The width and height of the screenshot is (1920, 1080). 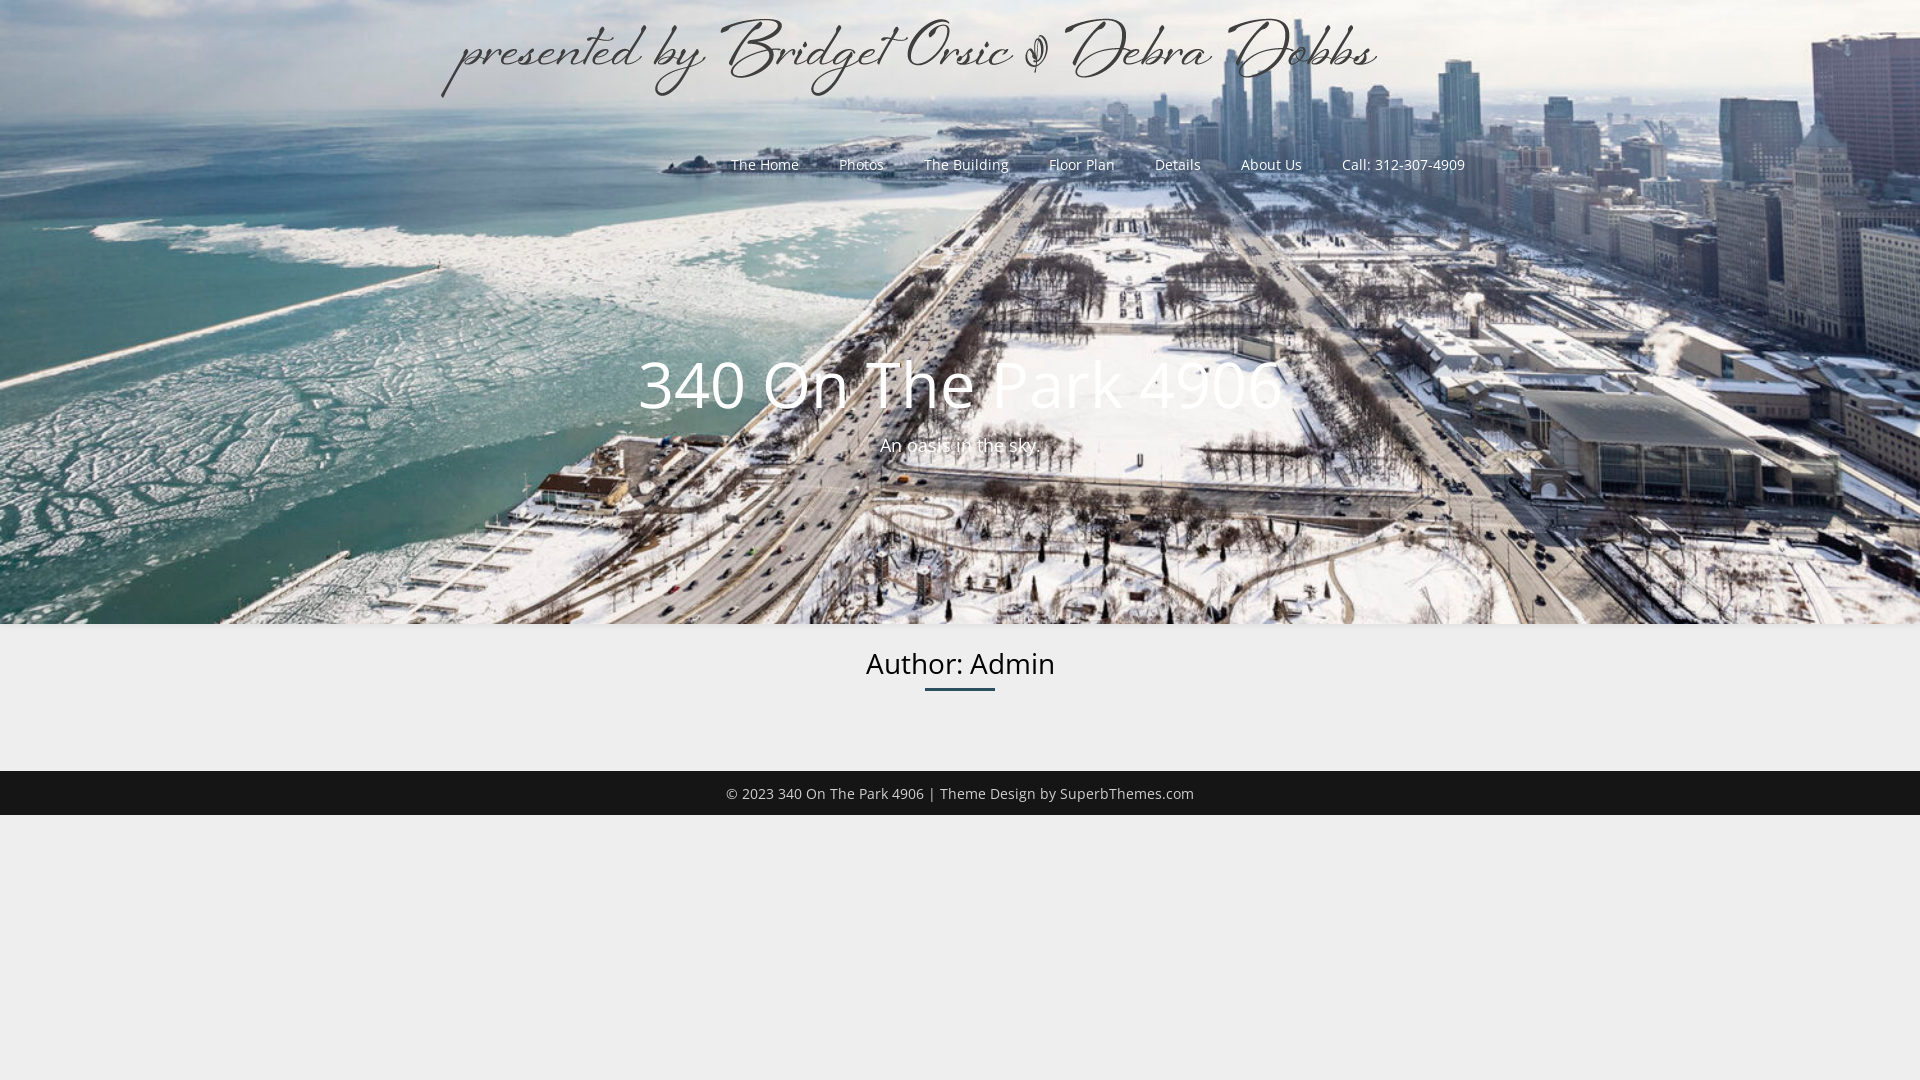 I want to click on 'Call: 312-307-4909', so click(x=1402, y=163).